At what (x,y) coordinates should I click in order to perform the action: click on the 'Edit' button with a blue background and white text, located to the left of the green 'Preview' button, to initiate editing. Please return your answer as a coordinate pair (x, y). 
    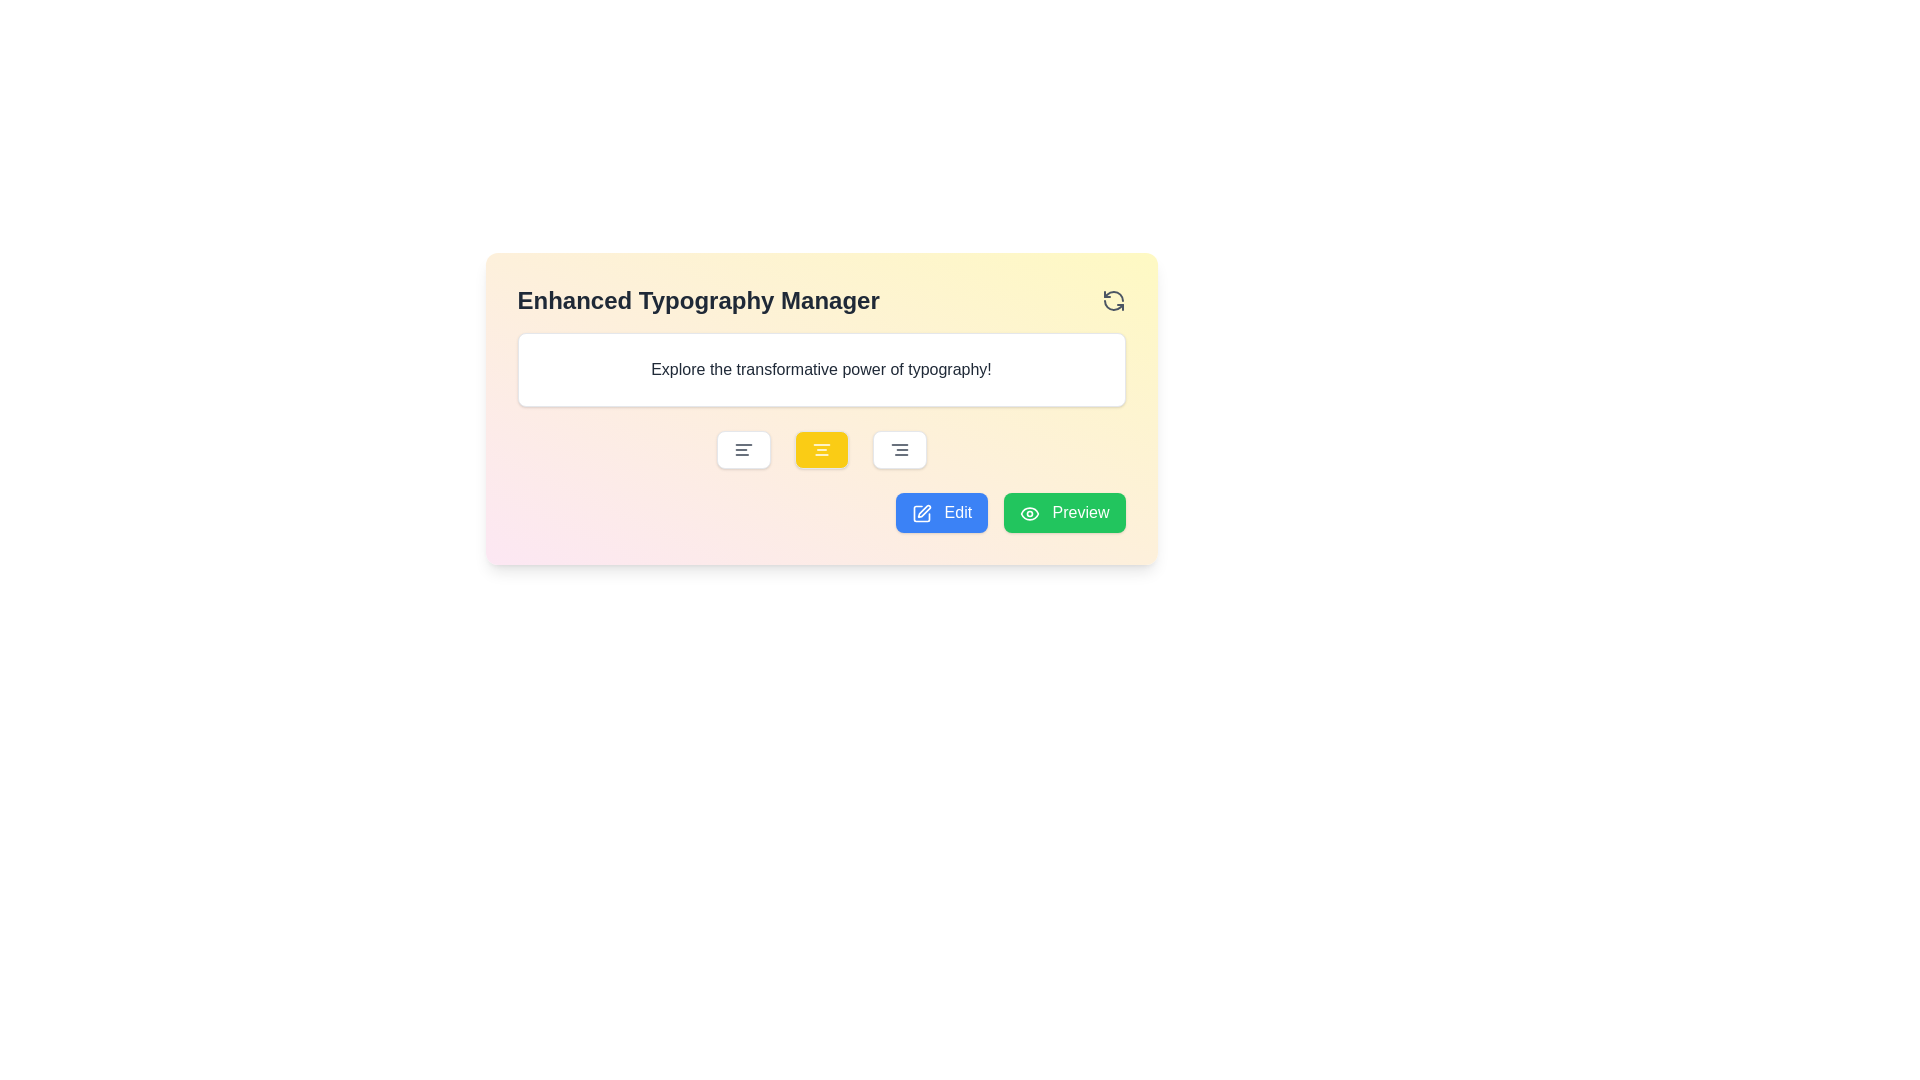
    Looking at the image, I should click on (940, 512).